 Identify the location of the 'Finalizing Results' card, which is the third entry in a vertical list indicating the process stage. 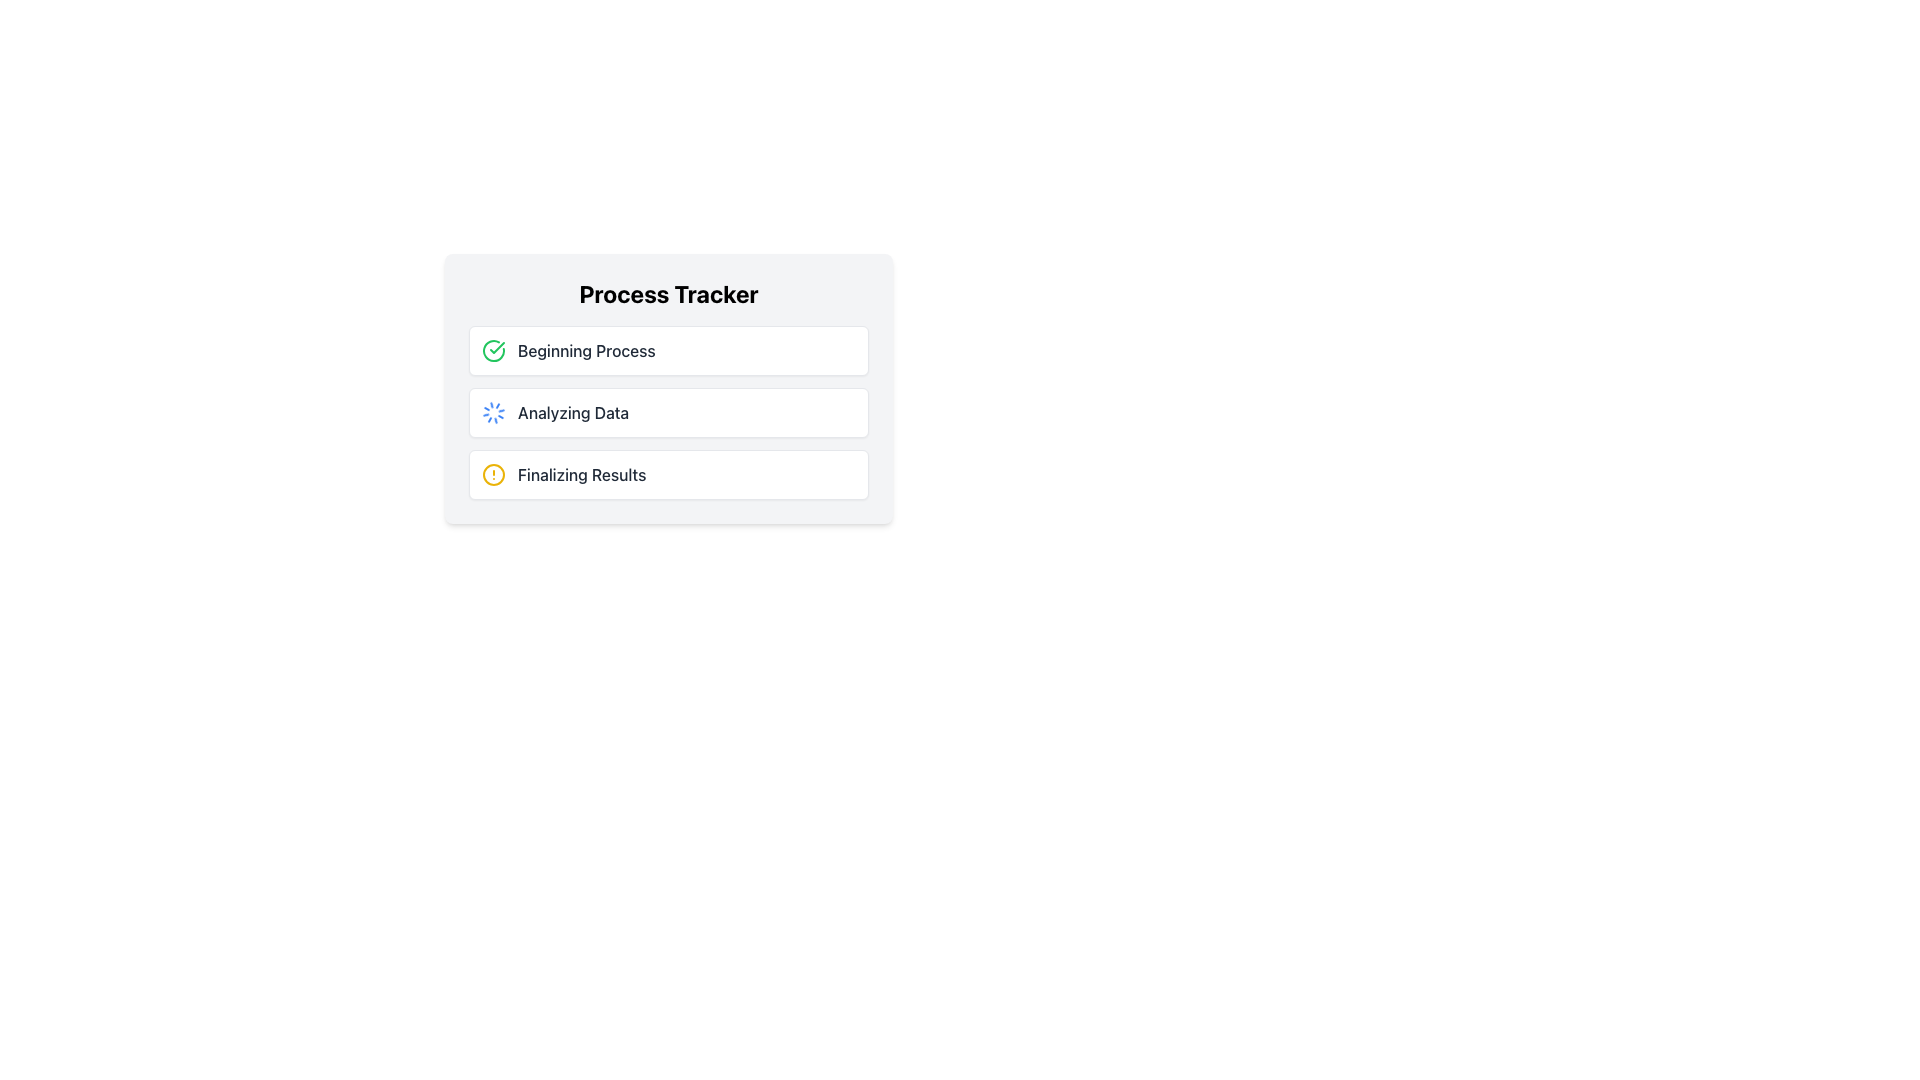
(668, 474).